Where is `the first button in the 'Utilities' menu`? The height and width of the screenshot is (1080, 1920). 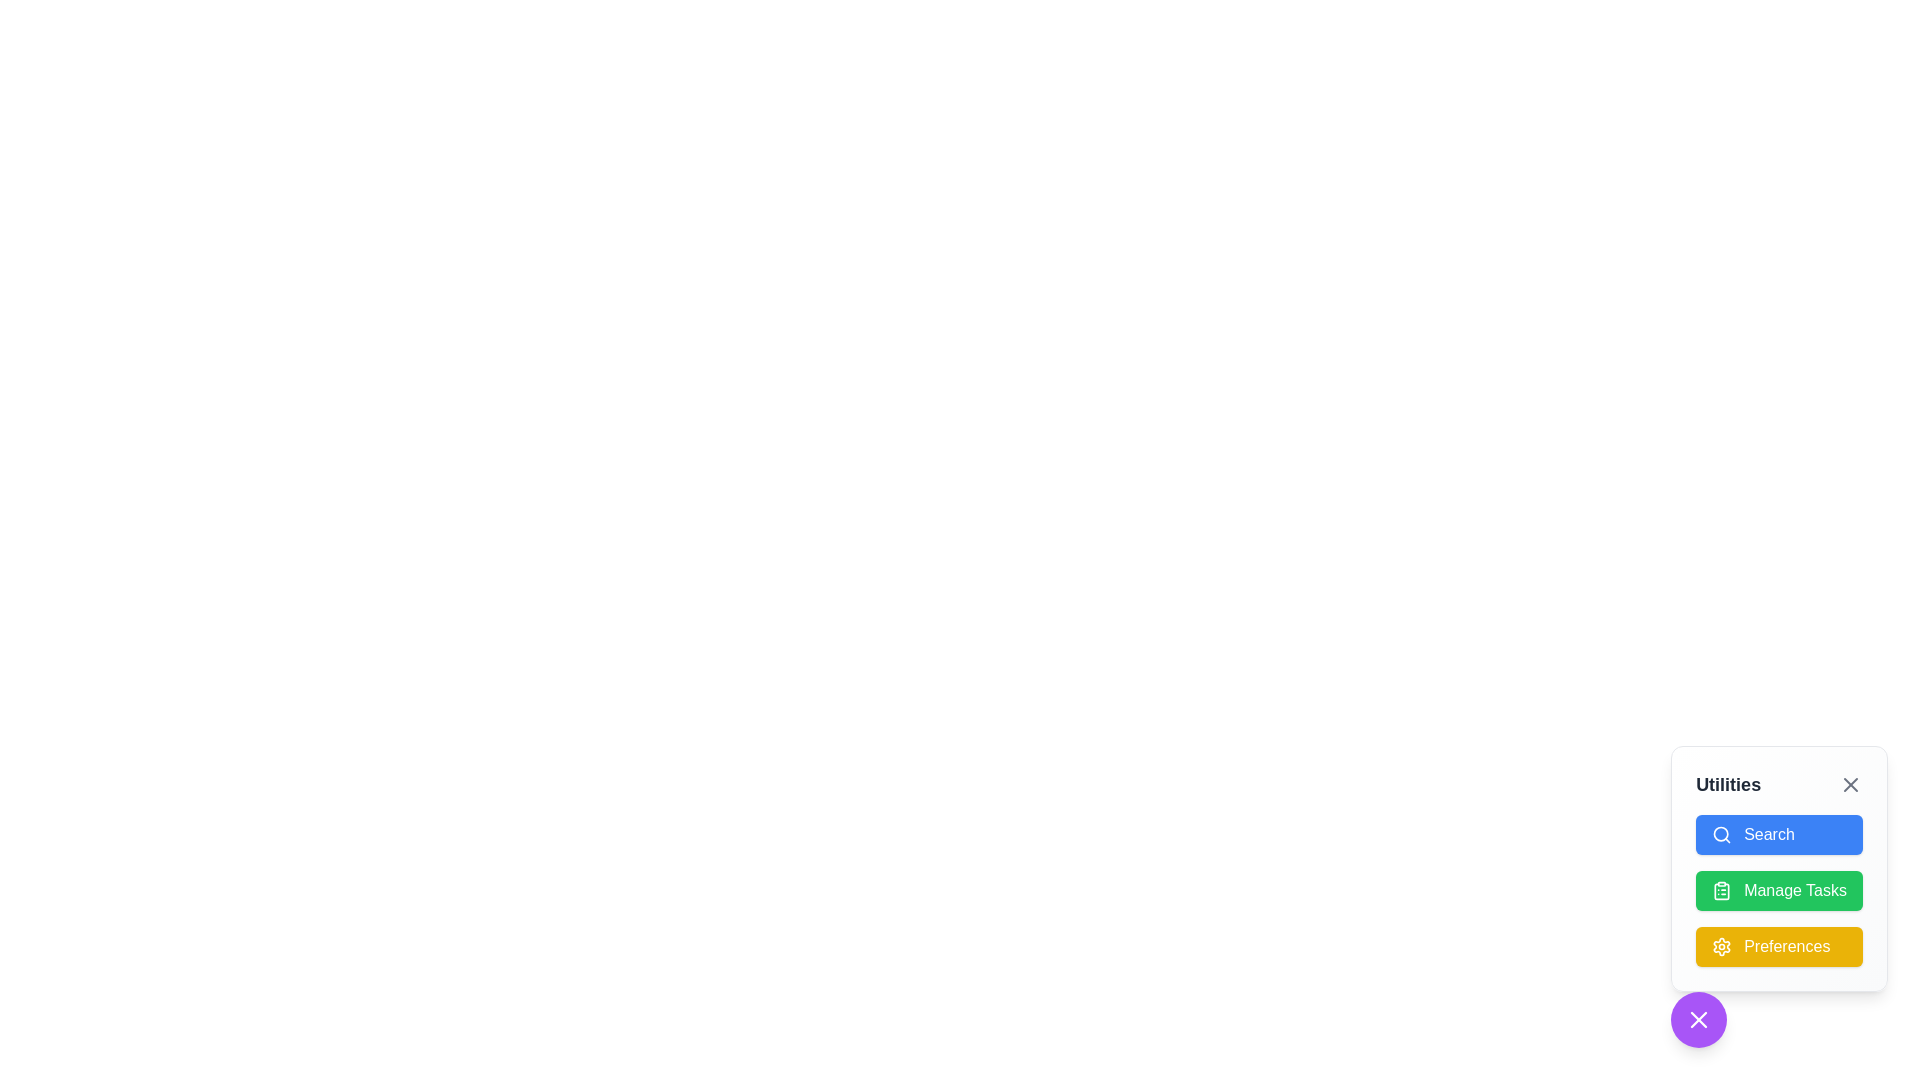
the first button in the 'Utilities' menu is located at coordinates (1779, 834).